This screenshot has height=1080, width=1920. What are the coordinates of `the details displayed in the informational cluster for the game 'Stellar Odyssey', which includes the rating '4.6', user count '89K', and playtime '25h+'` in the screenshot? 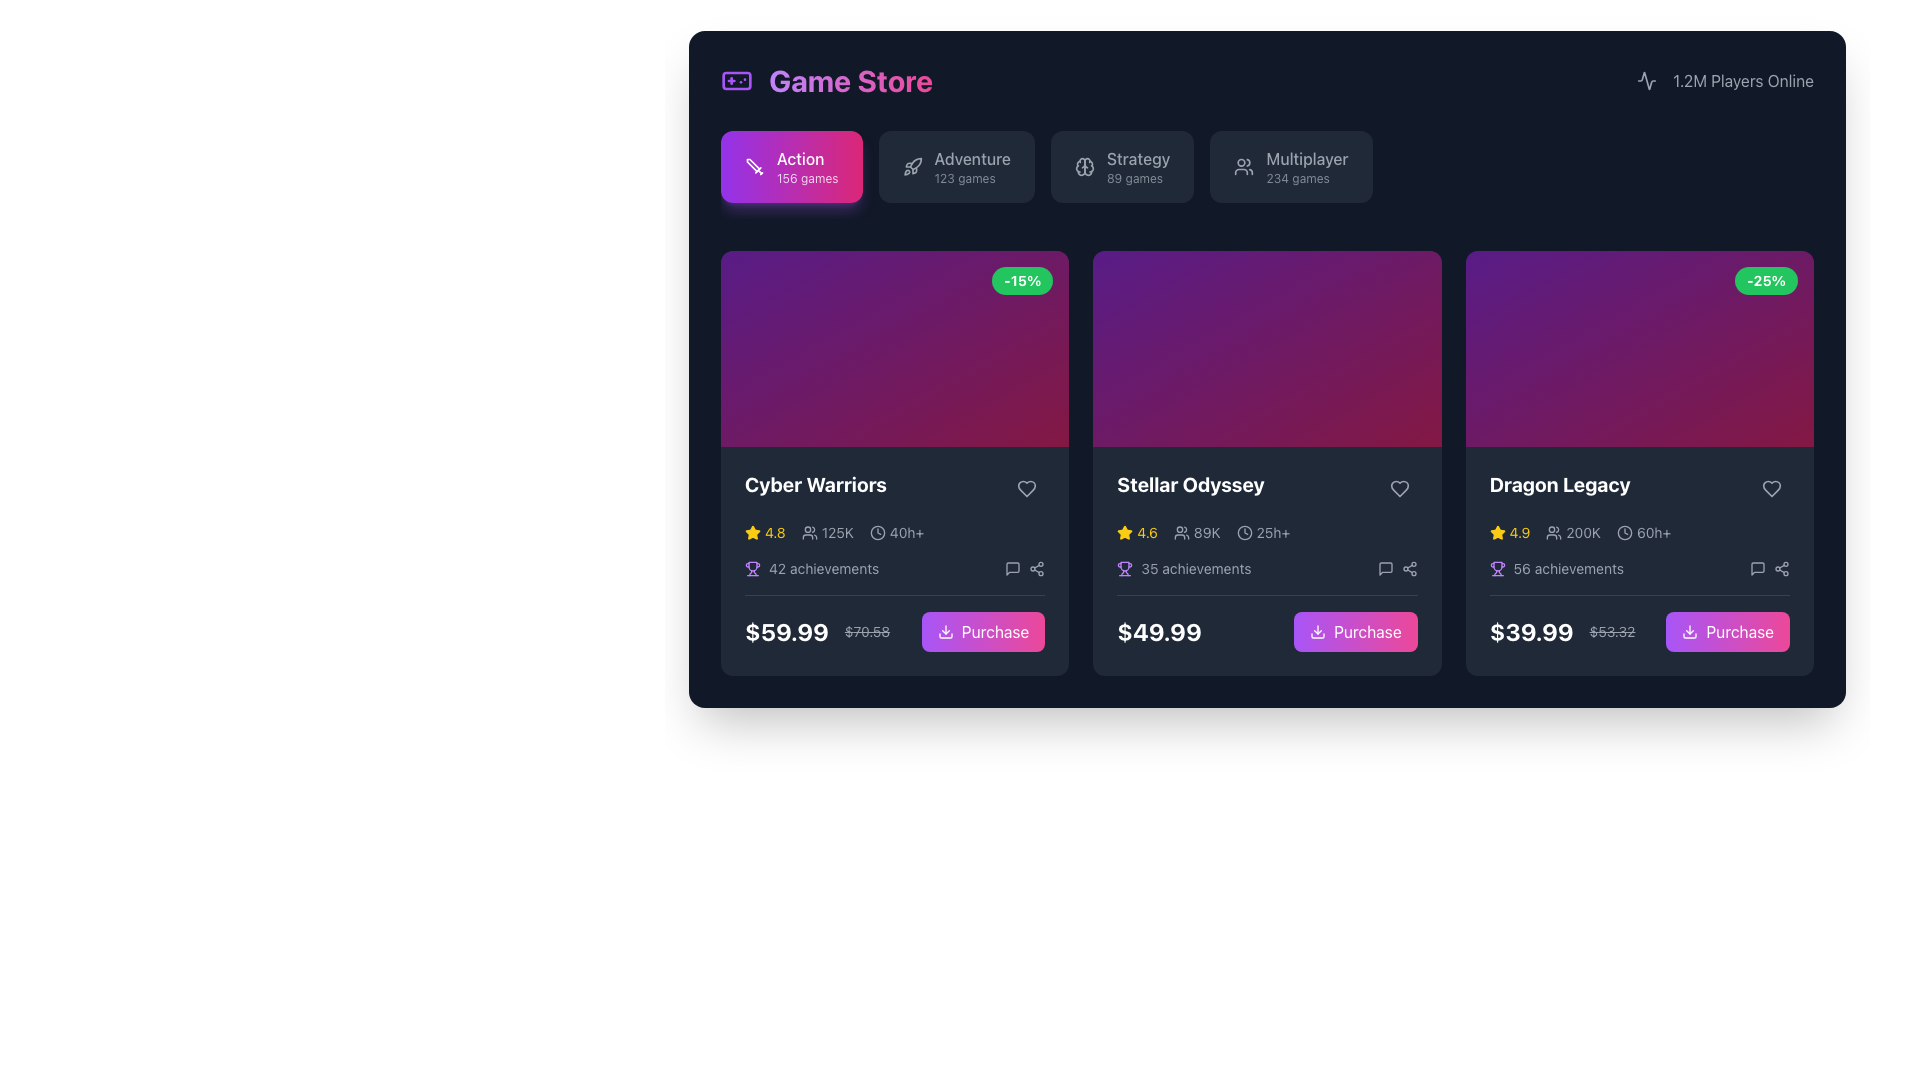 It's located at (1266, 531).